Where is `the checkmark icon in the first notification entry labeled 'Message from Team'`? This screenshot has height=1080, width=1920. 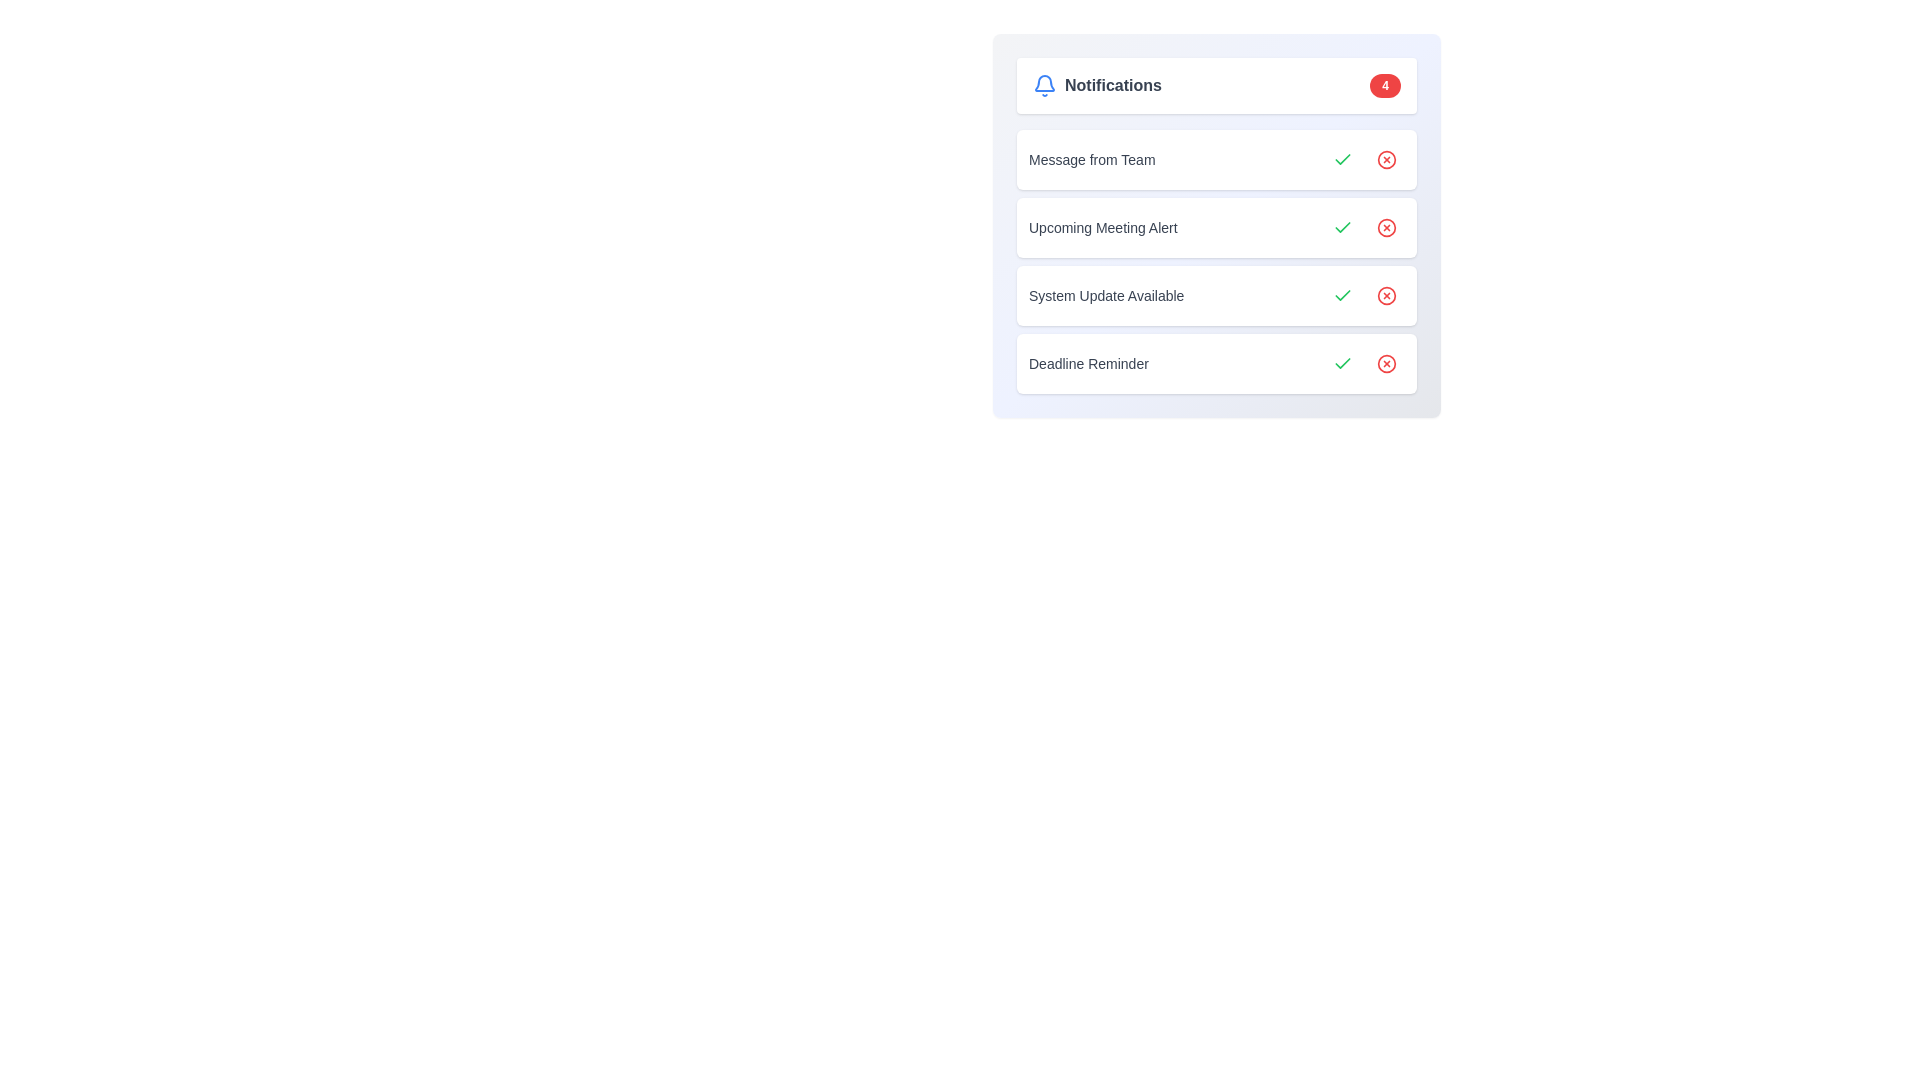
the checkmark icon in the first notification entry labeled 'Message from Team' is located at coordinates (1343, 158).